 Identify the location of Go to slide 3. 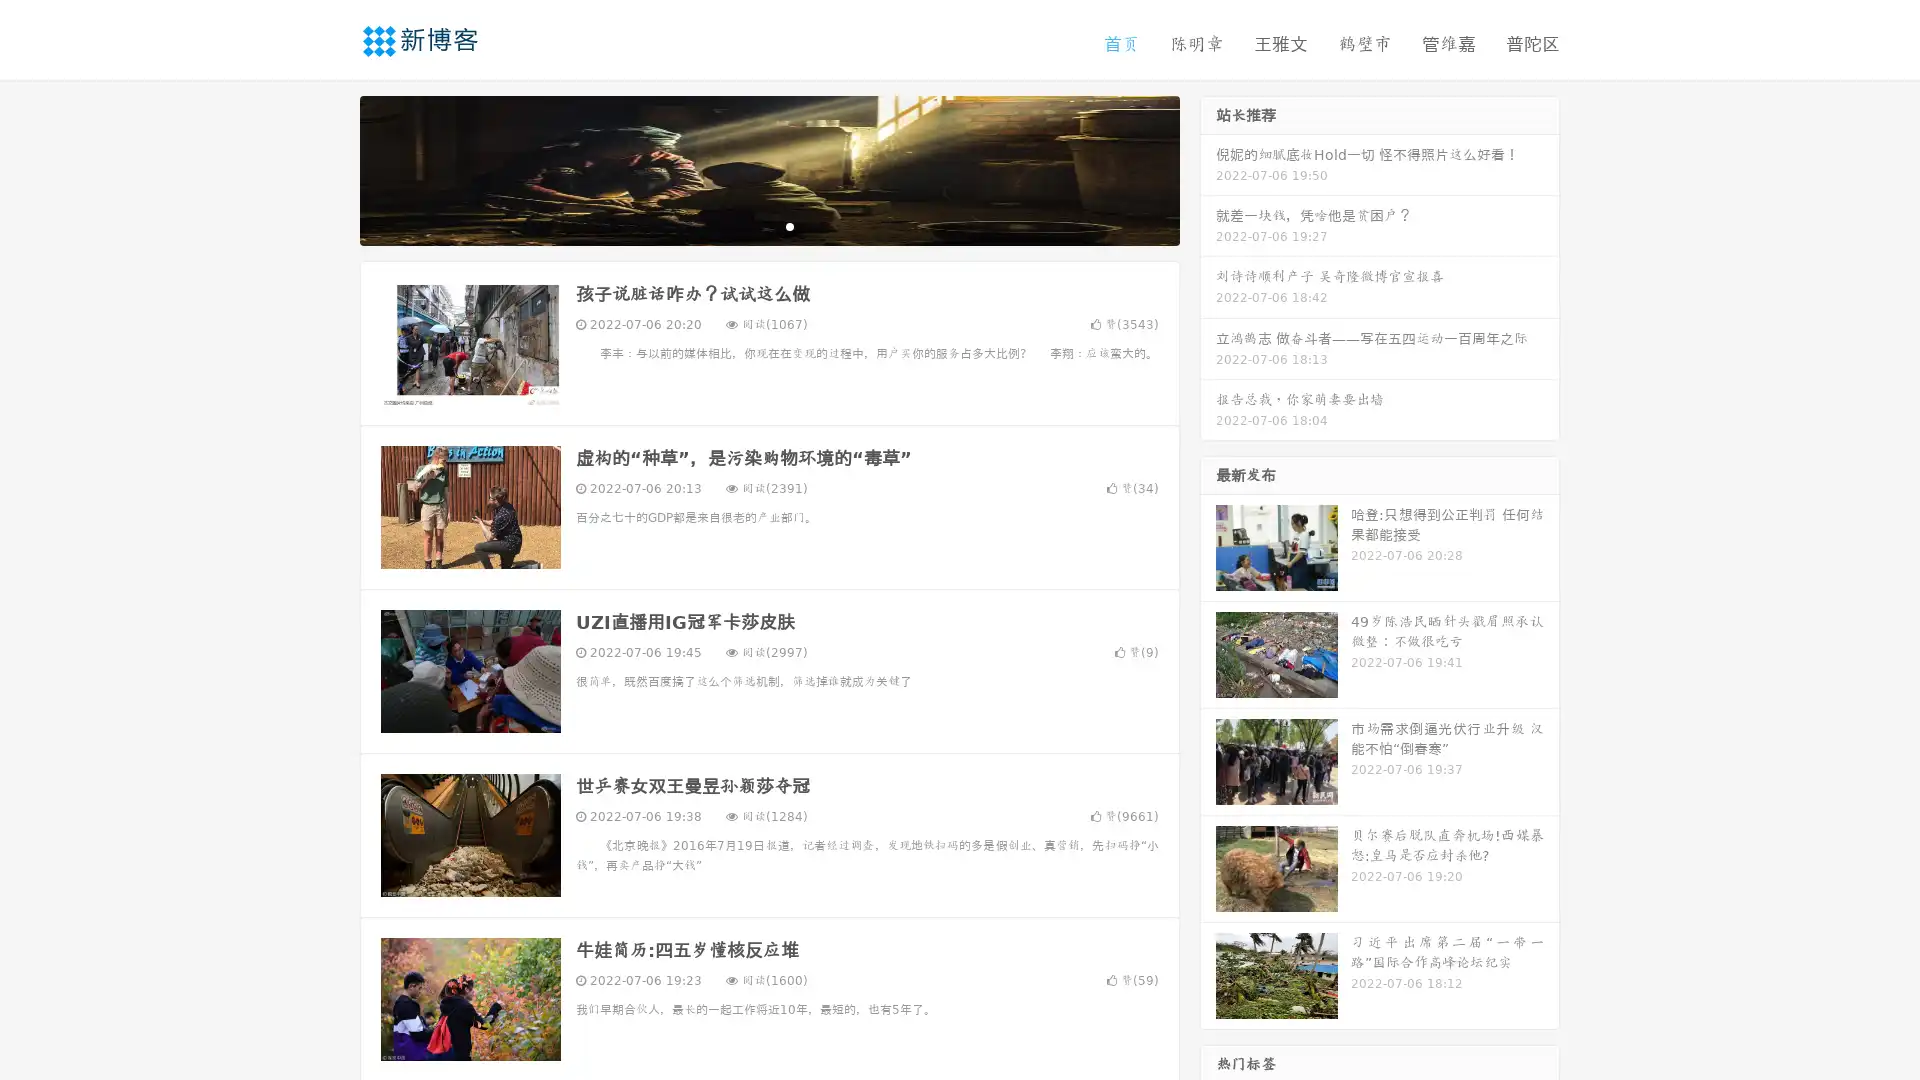
(789, 225).